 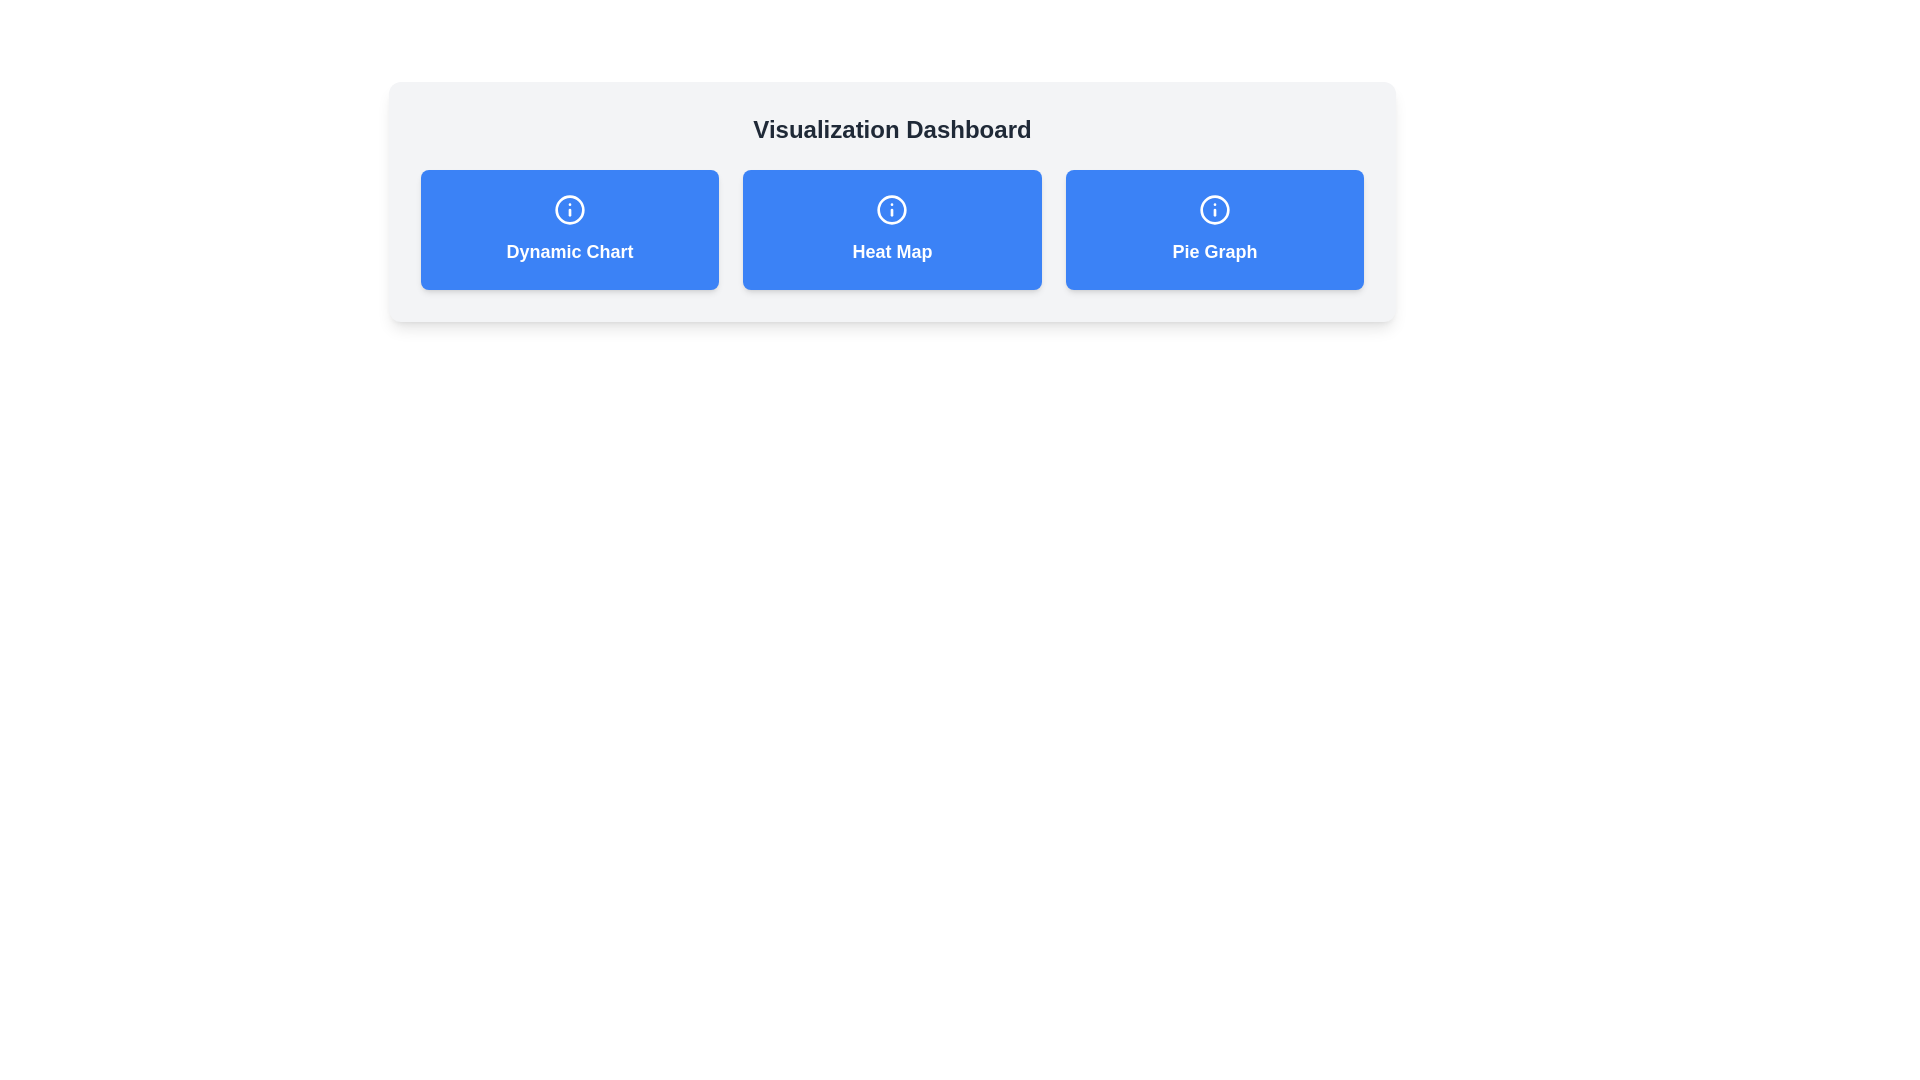 I want to click on the Card Component in the center of the row, so click(x=891, y=229).